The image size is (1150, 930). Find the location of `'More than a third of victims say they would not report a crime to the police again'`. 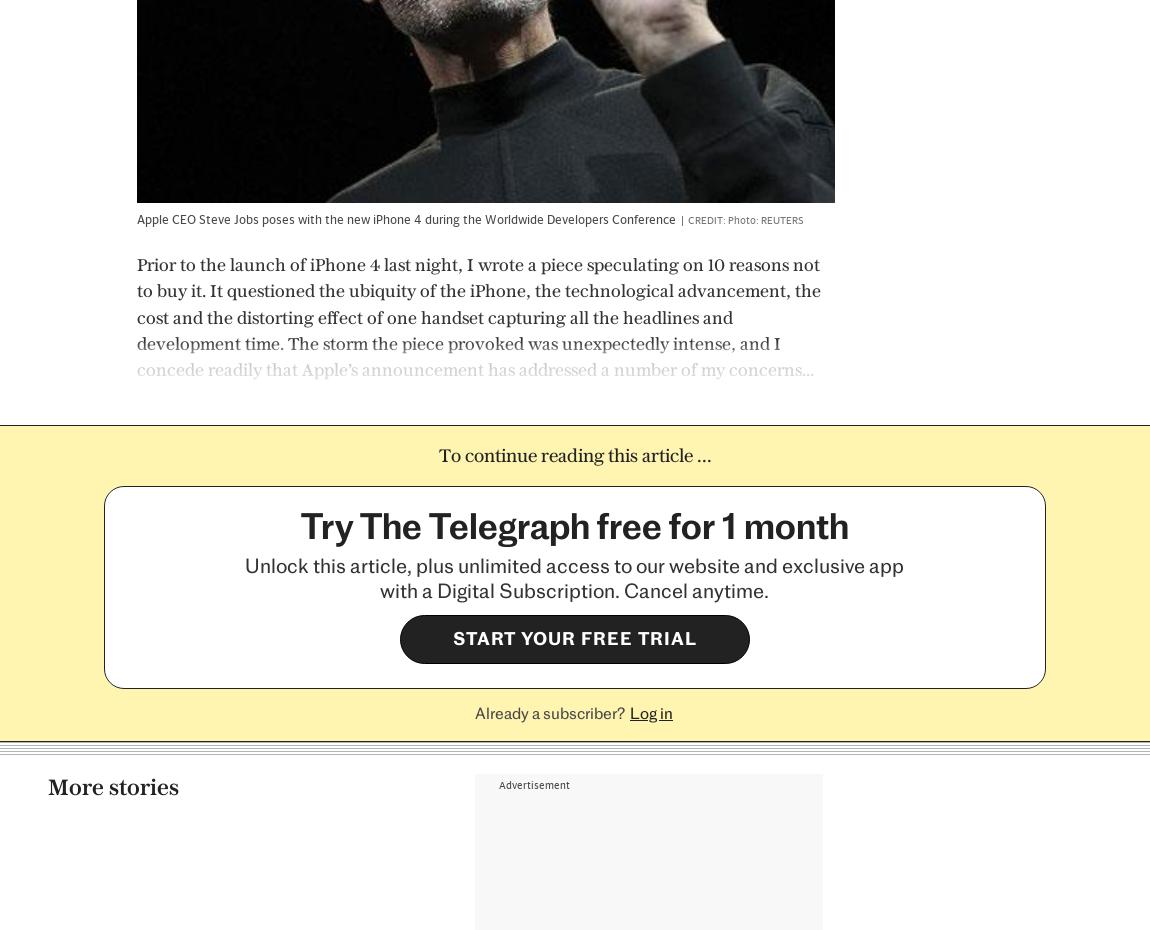

'More than a third of victims say they would not report a crime to the police again' is located at coordinates (297, 628).